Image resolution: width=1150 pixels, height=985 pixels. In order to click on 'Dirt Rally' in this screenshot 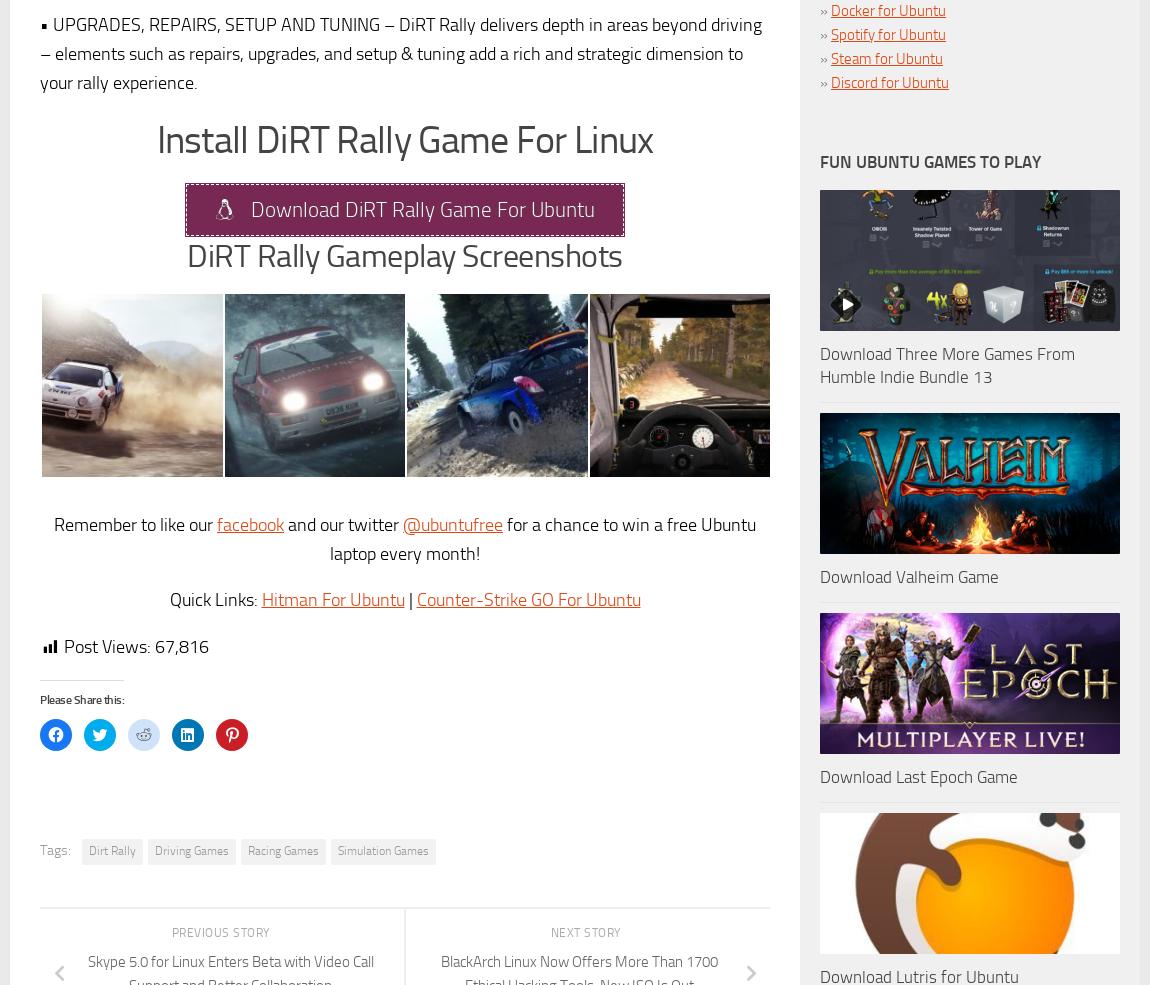, I will do `click(111, 850)`.